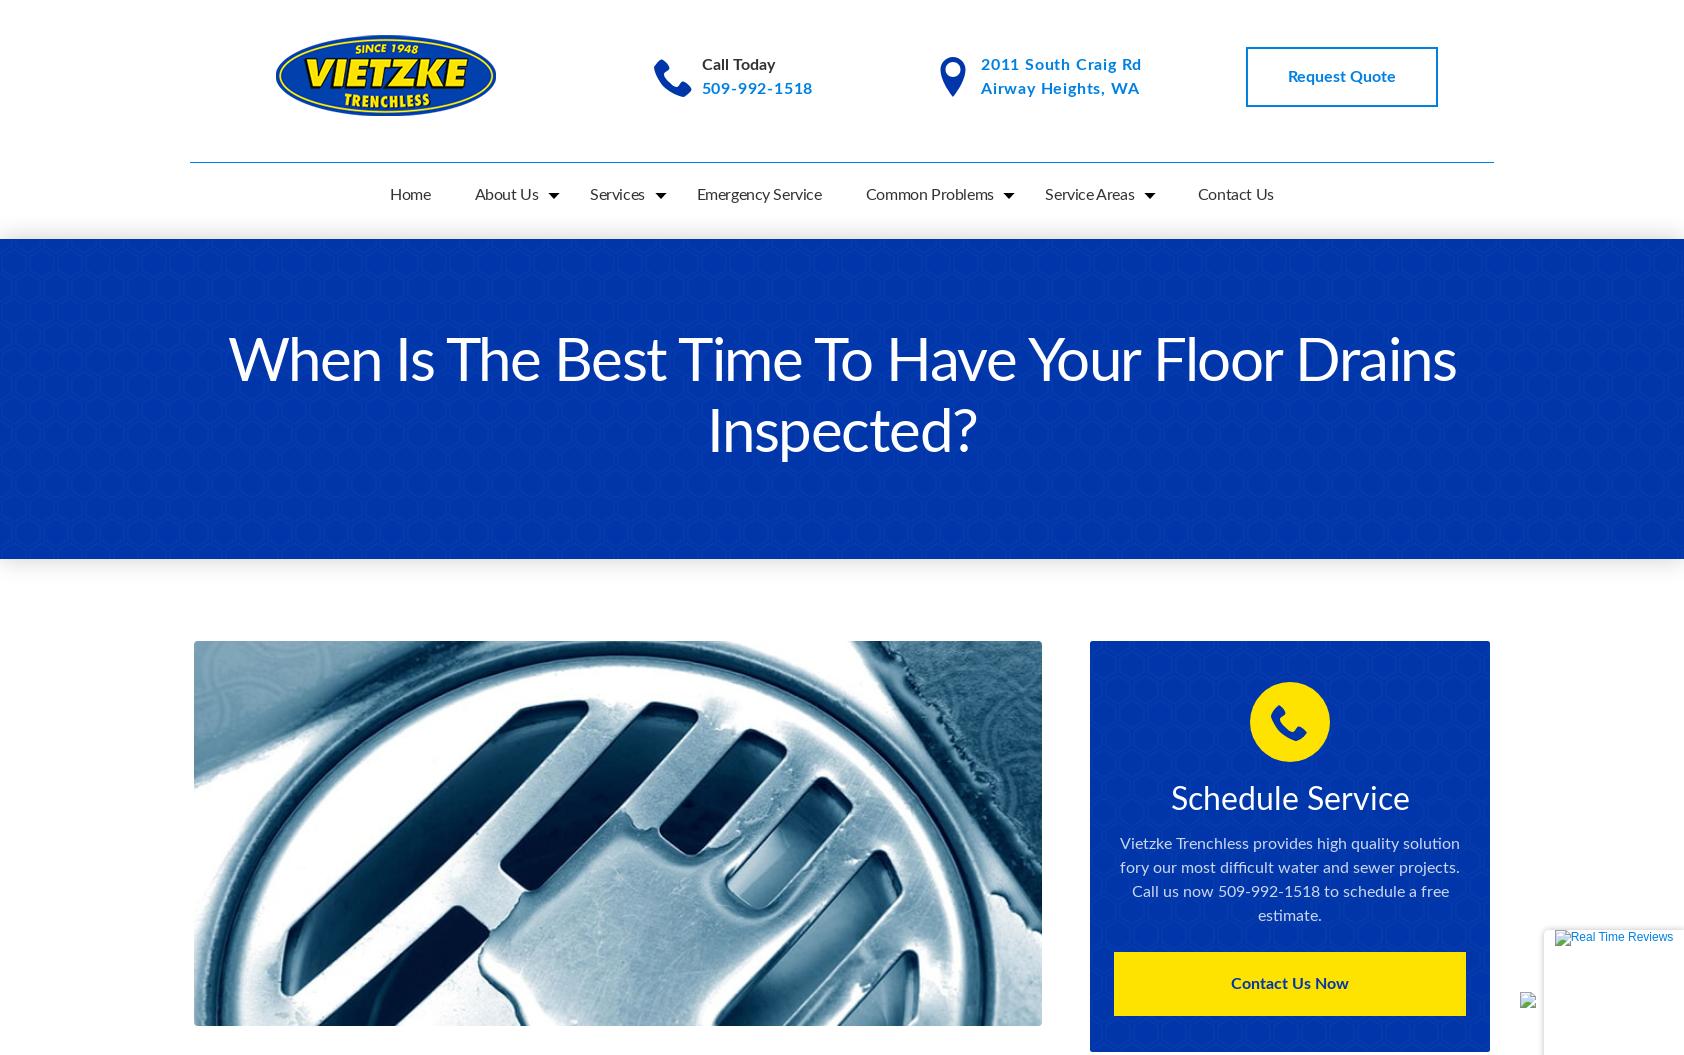  I want to click on 'Request Quote', so click(1339, 76).